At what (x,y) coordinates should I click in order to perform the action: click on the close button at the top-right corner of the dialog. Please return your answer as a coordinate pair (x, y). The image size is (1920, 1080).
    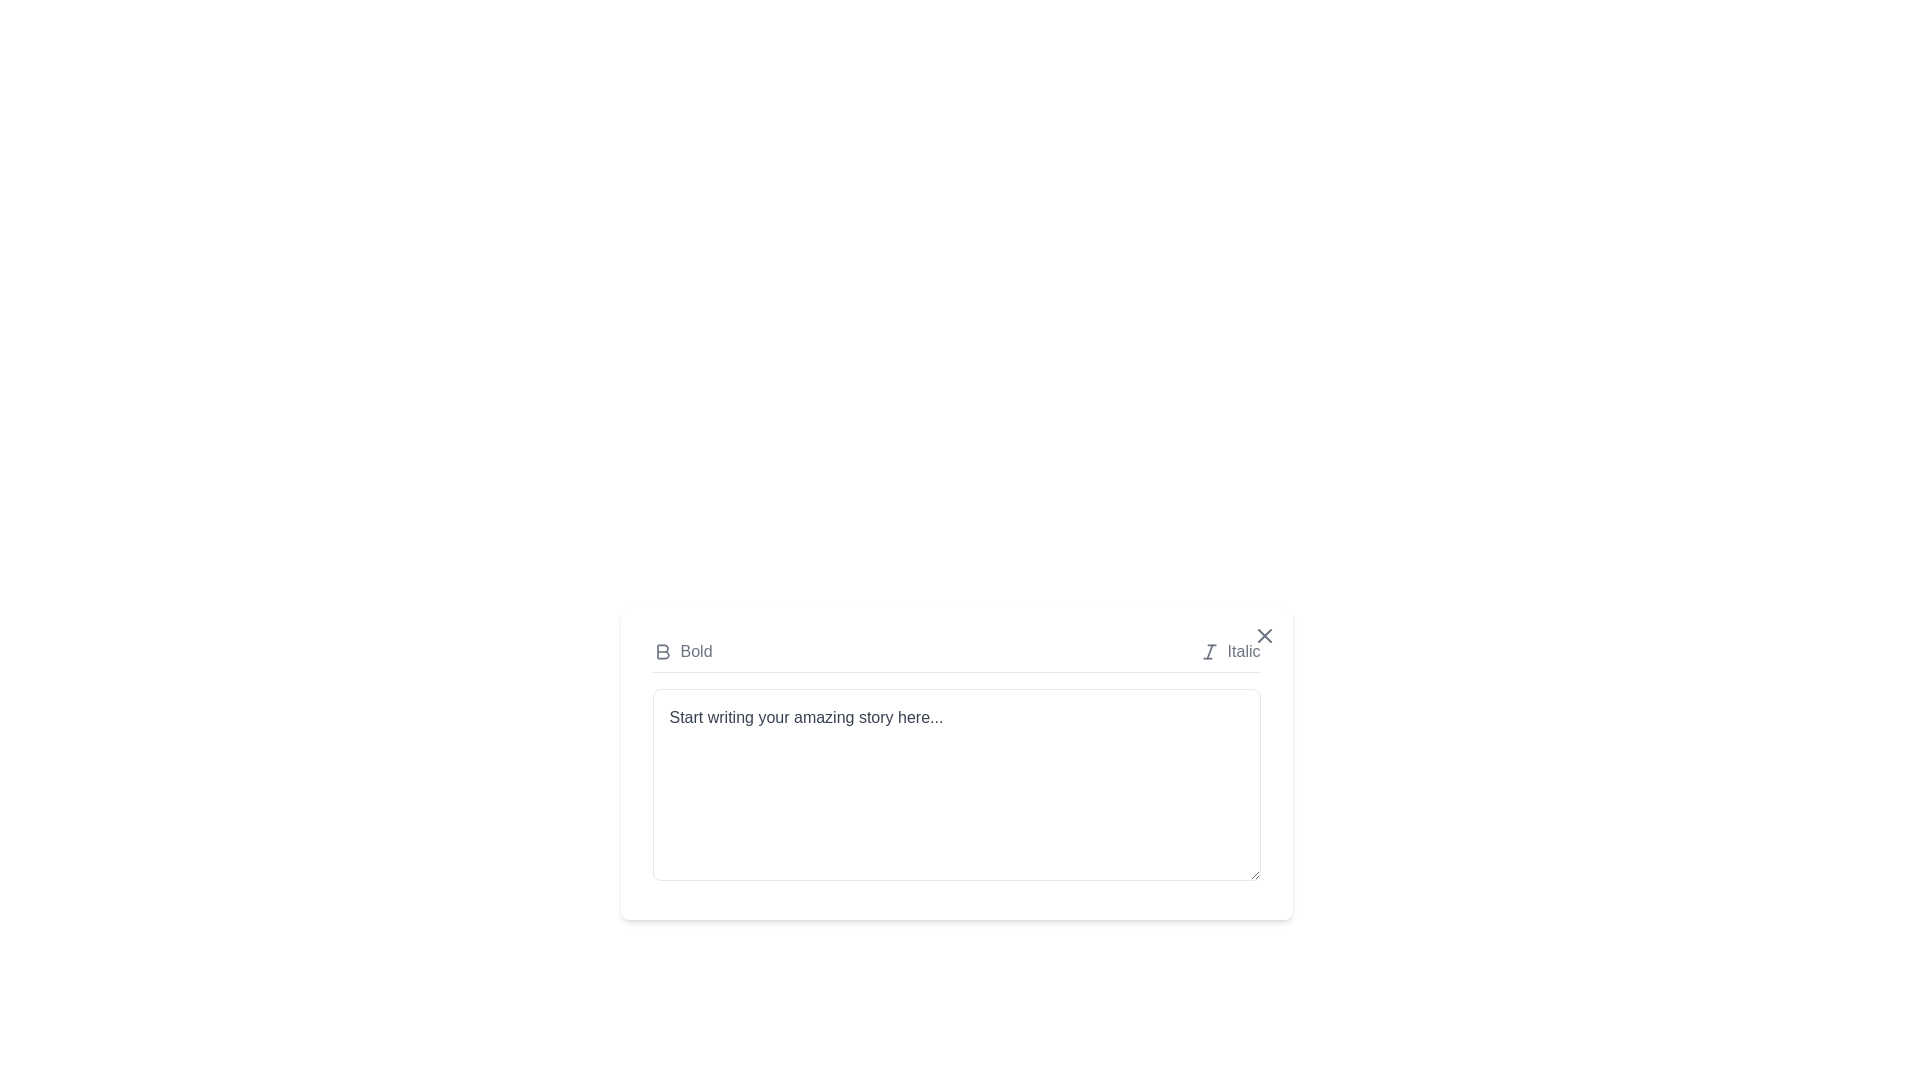
    Looking at the image, I should click on (1263, 636).